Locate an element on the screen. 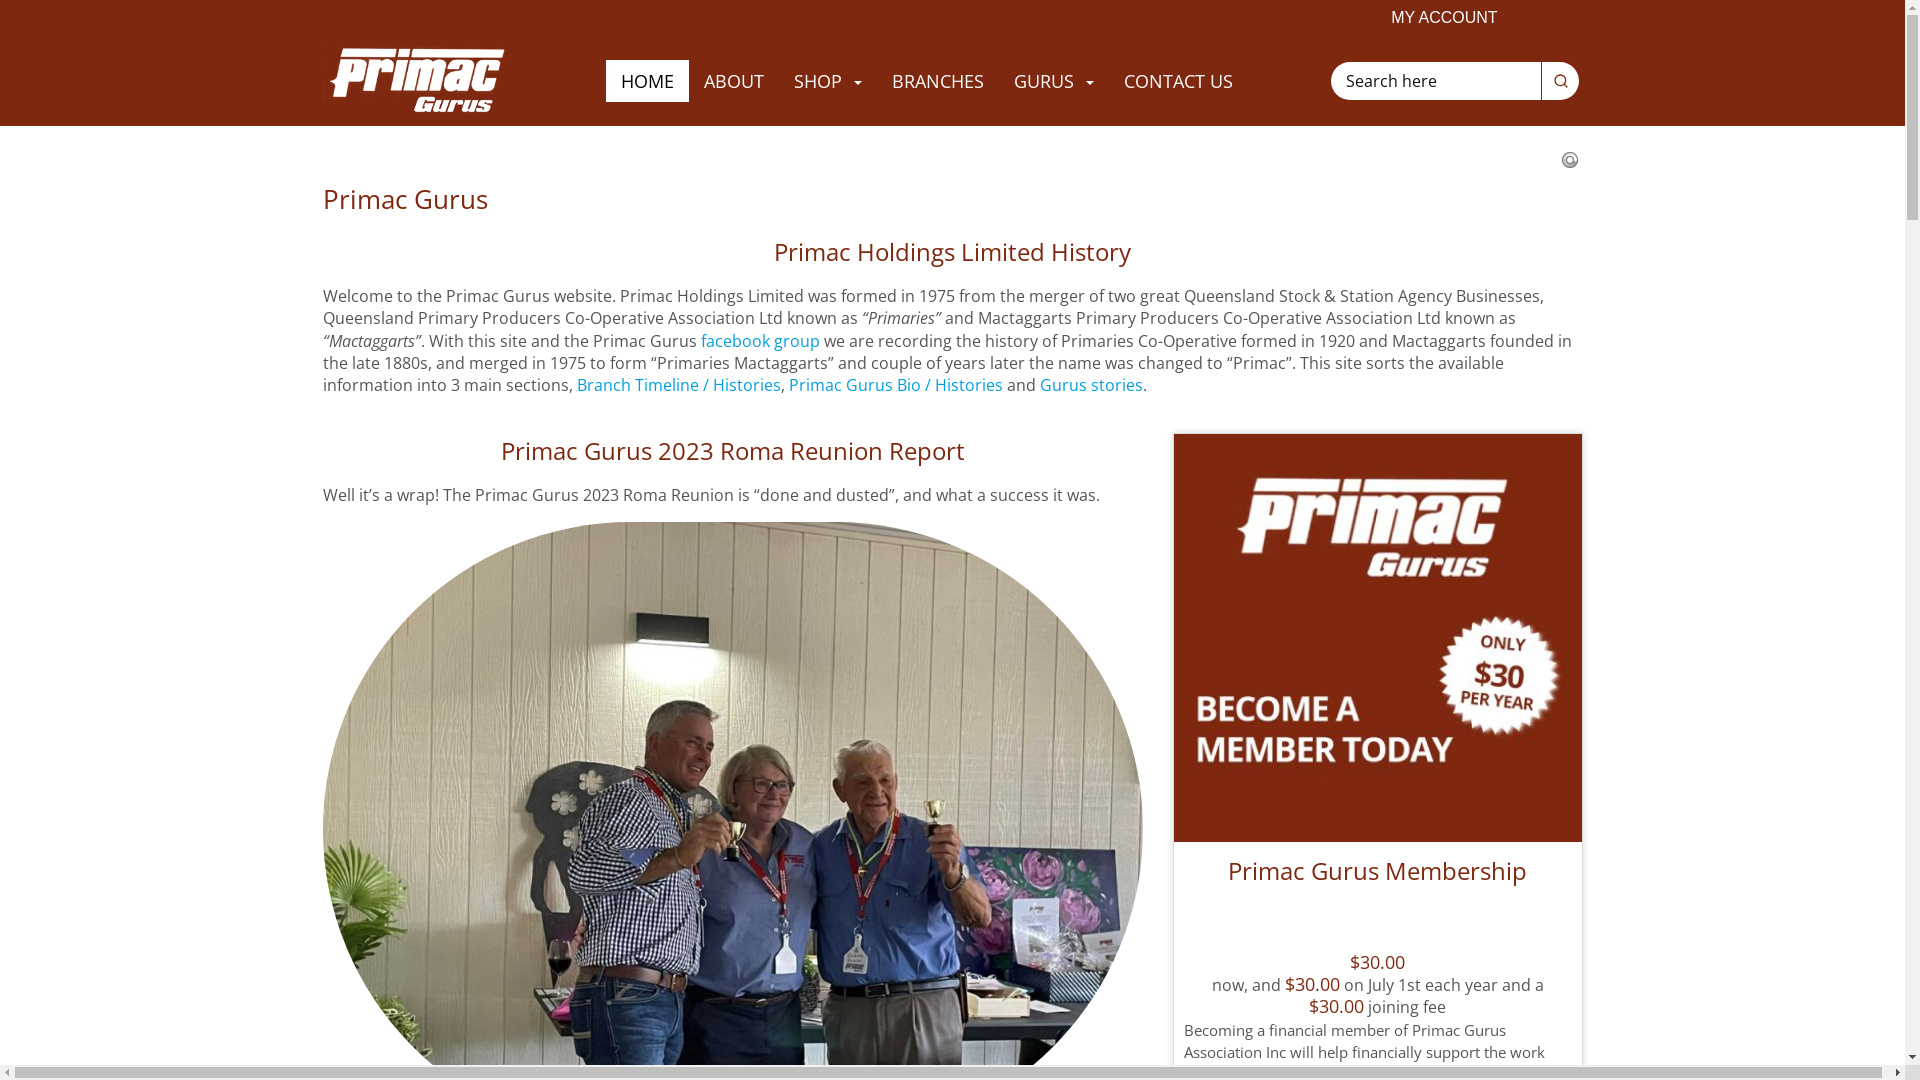 The image size is (1920, 1080). 'Branch Timeline / Histories' is located at coordinates (677, 385).